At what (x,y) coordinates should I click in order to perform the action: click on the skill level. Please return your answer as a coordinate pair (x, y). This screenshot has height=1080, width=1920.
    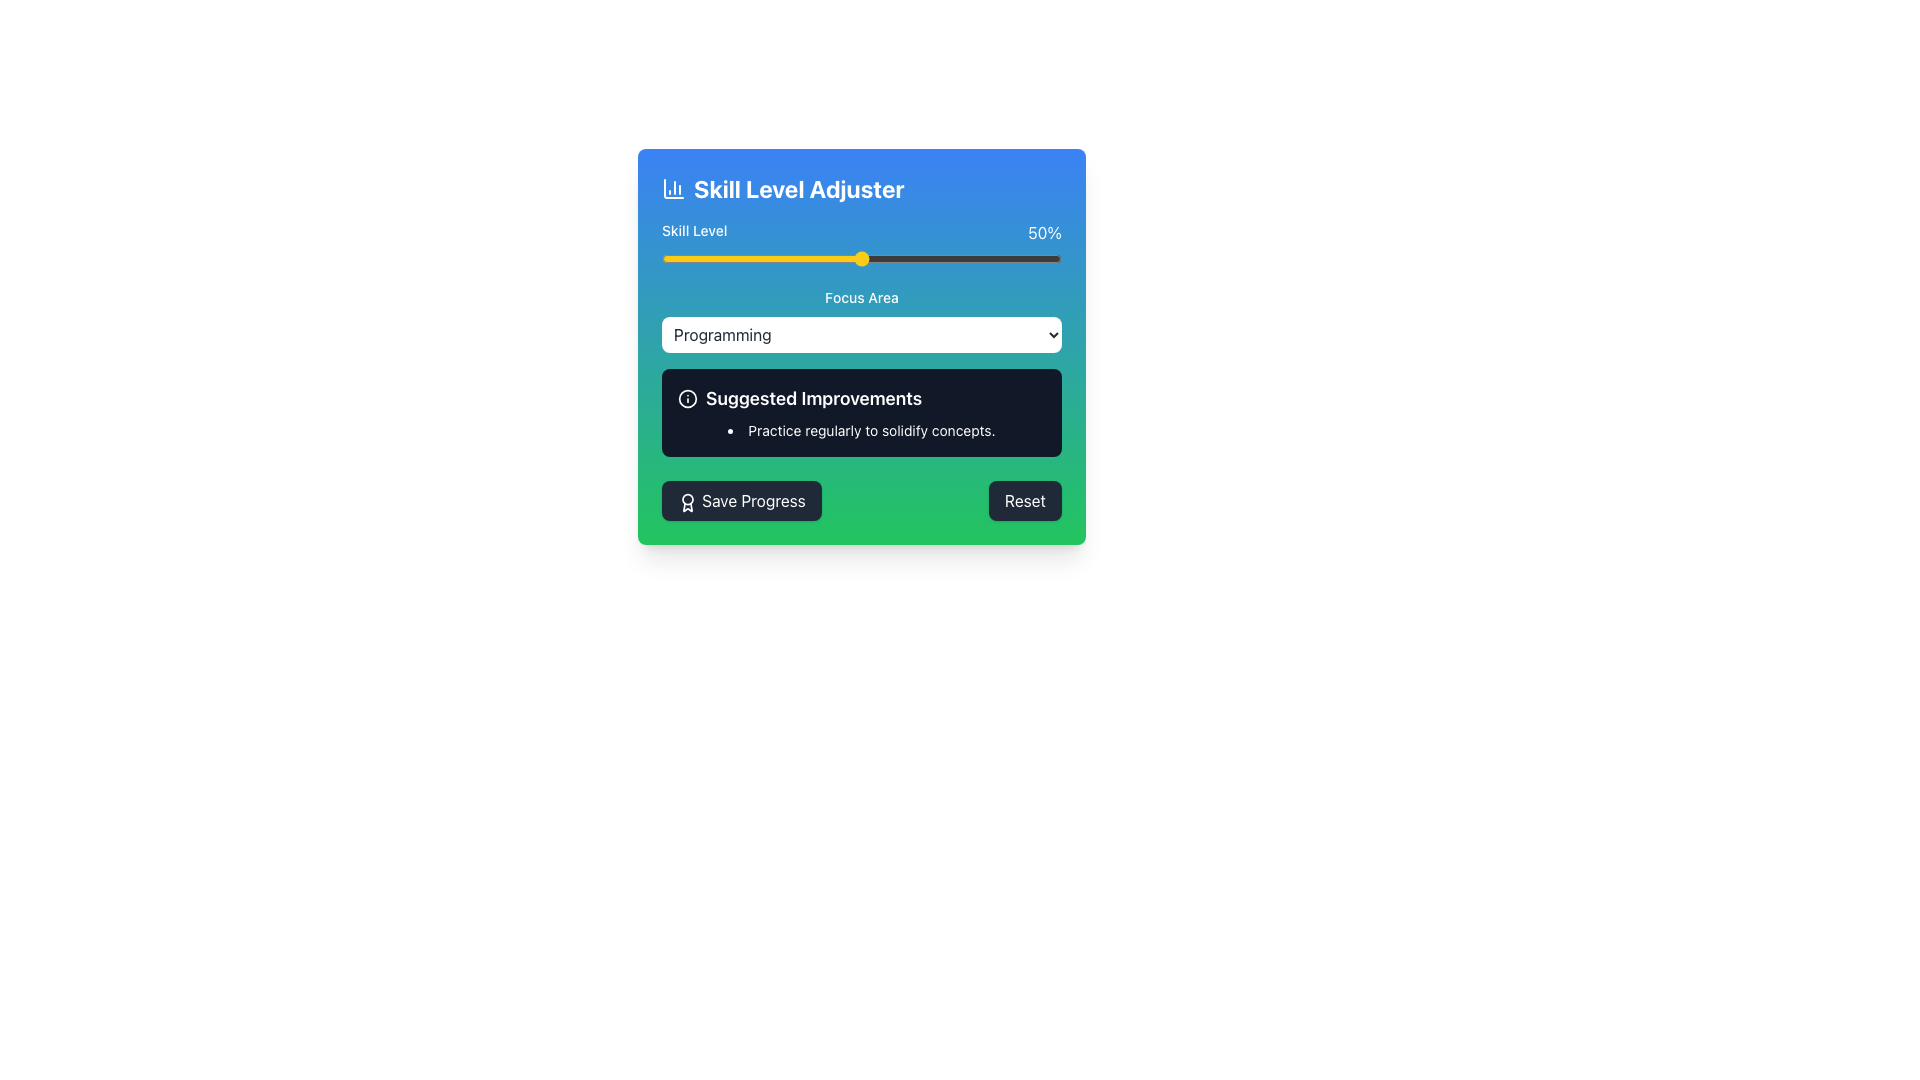
    Looking at the image, I should click on (677, 257).